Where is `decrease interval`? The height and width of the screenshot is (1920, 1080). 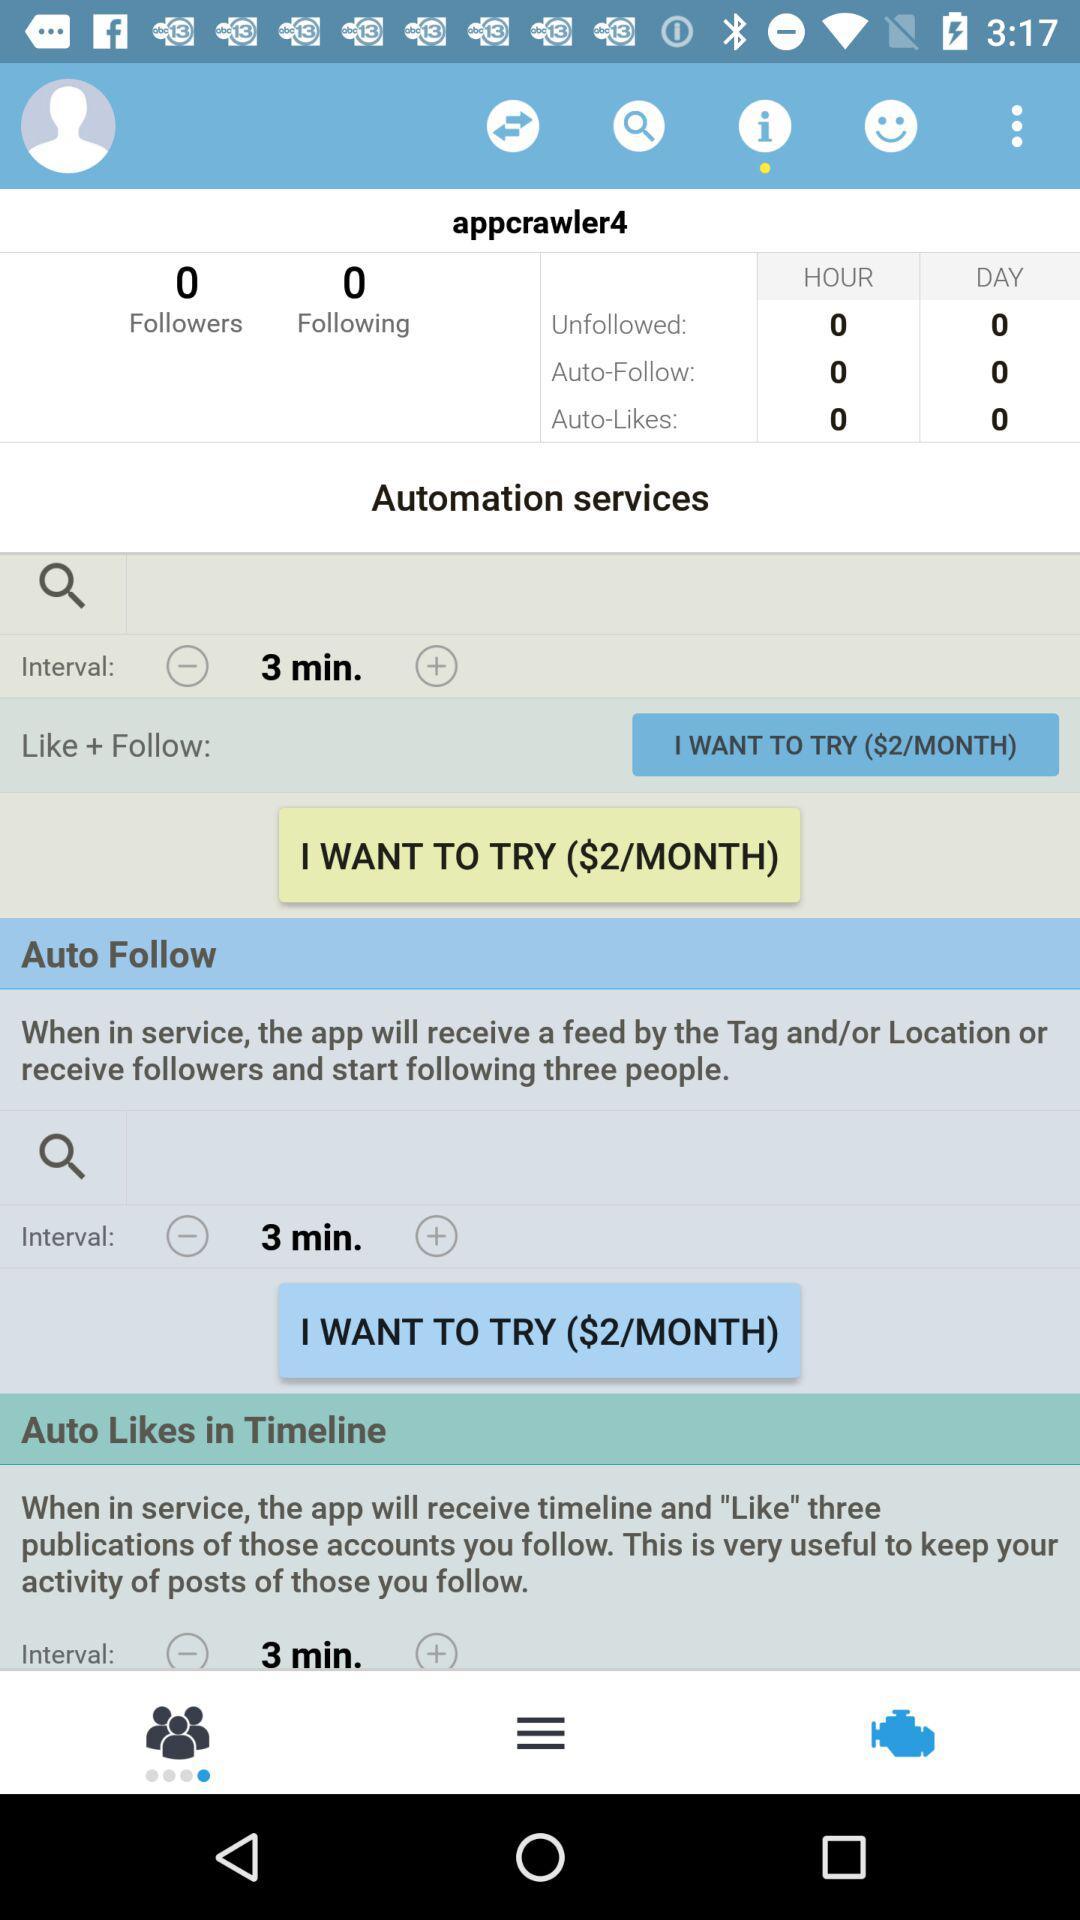
decrease interval is located at coordinates (187, 1235).